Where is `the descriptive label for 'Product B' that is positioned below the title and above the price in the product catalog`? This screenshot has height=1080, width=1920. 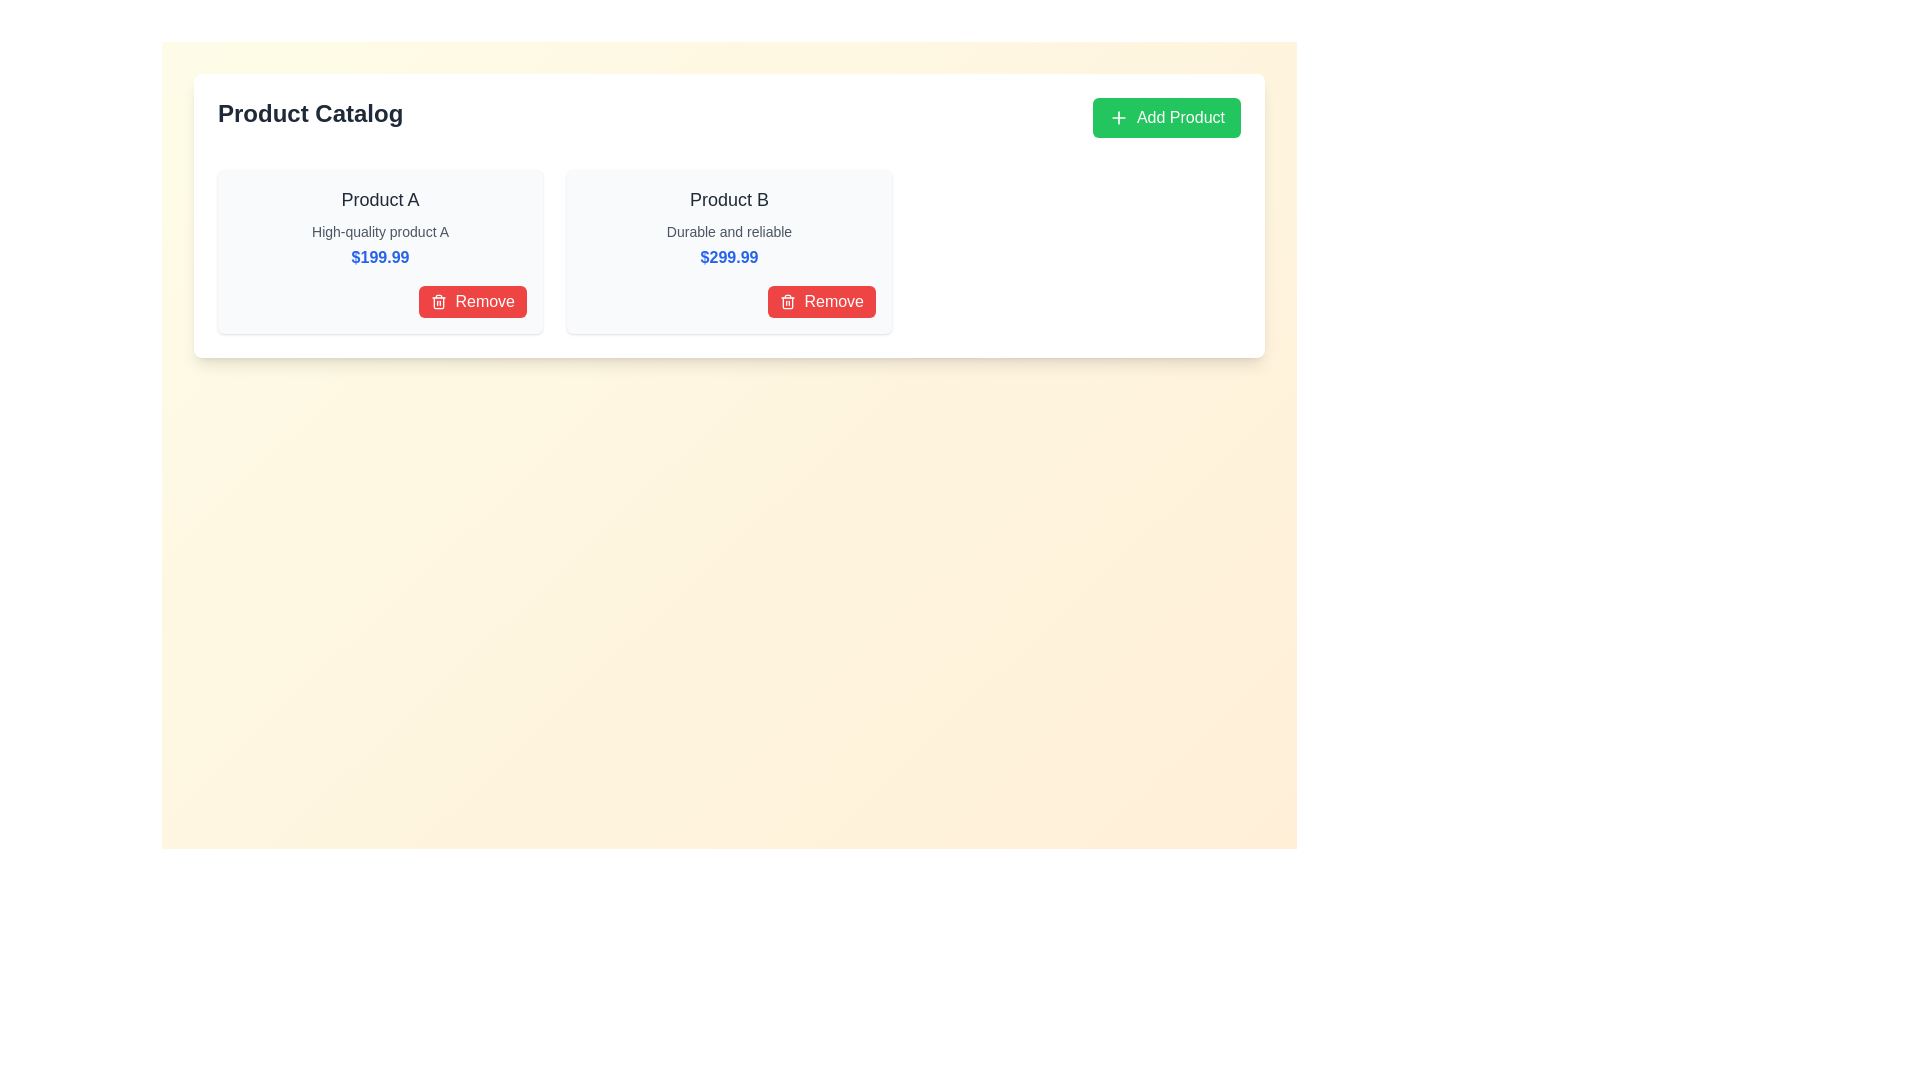 the descriptive label for 'Product B' that is positioned below the title and above the price in the product catalog is located at coordinates (728, 230).